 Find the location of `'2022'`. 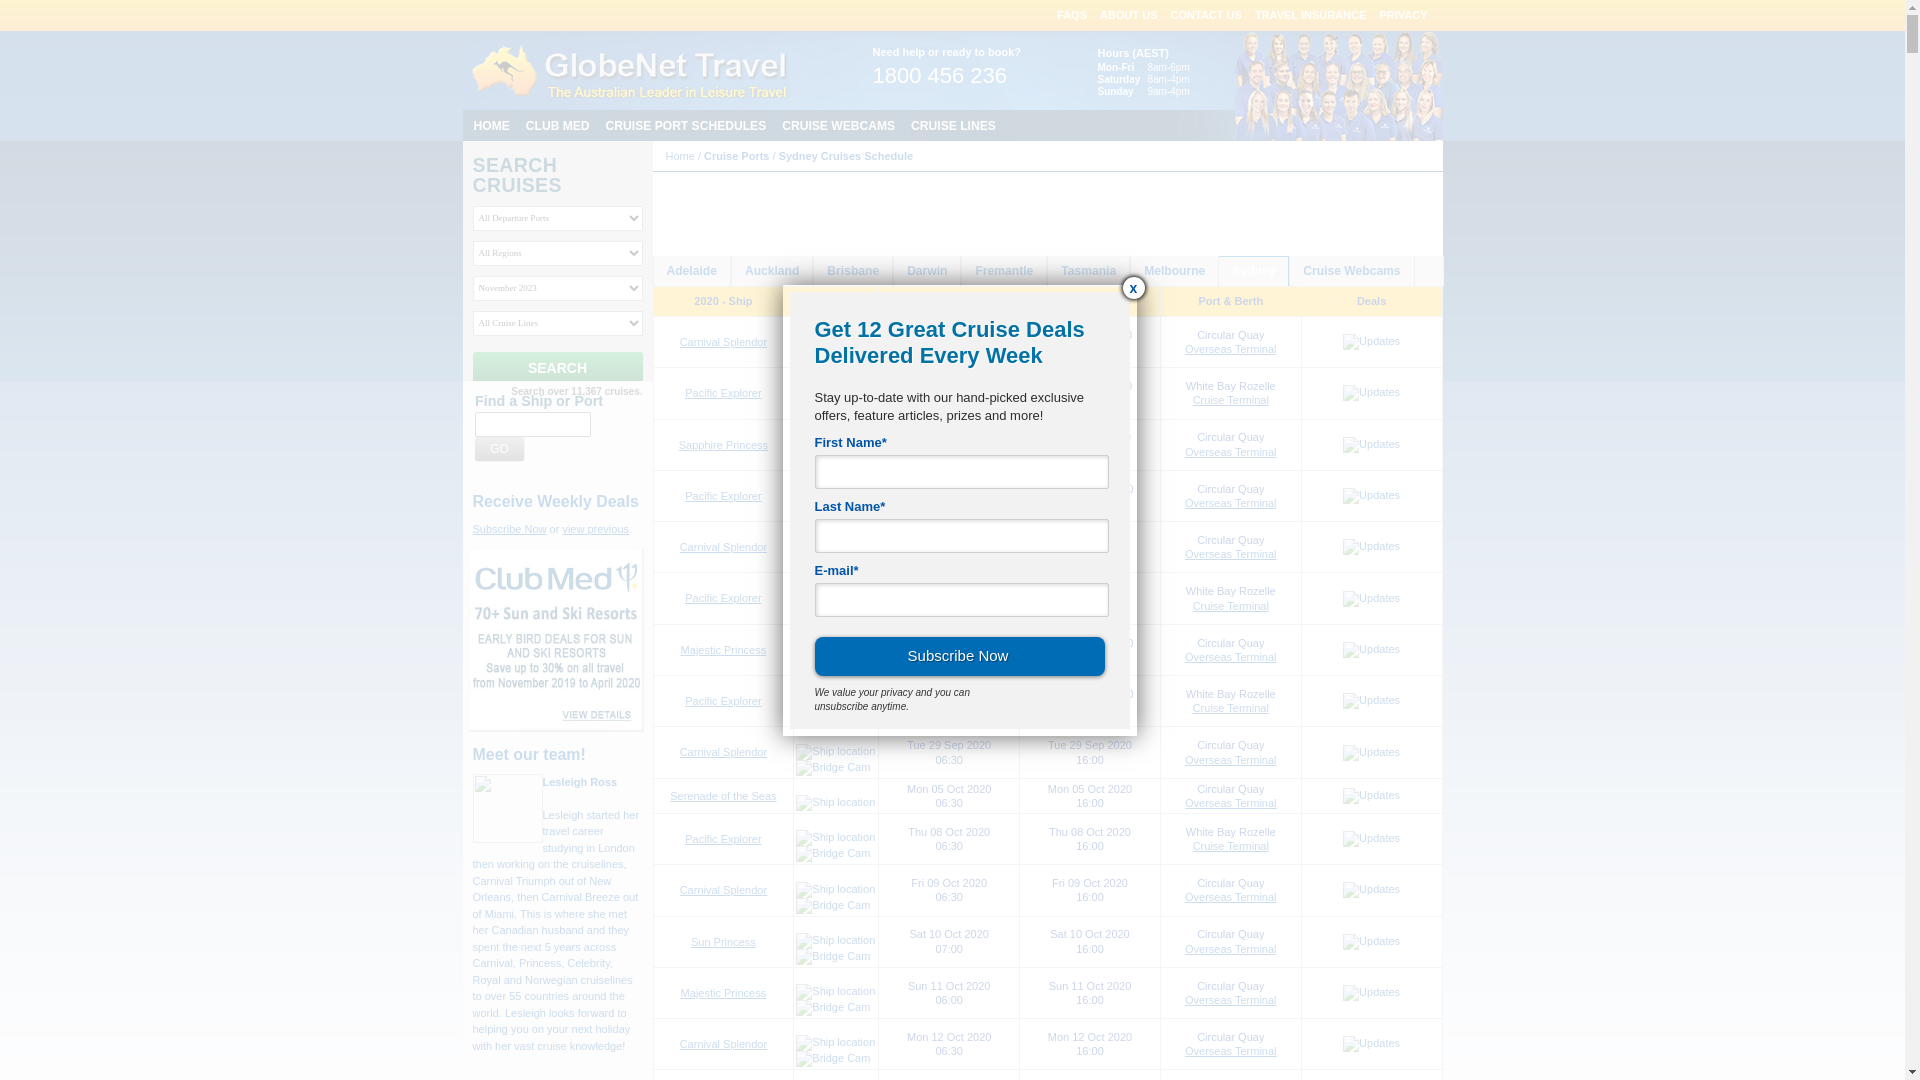

'2022' is located at coordinates (938, 220).